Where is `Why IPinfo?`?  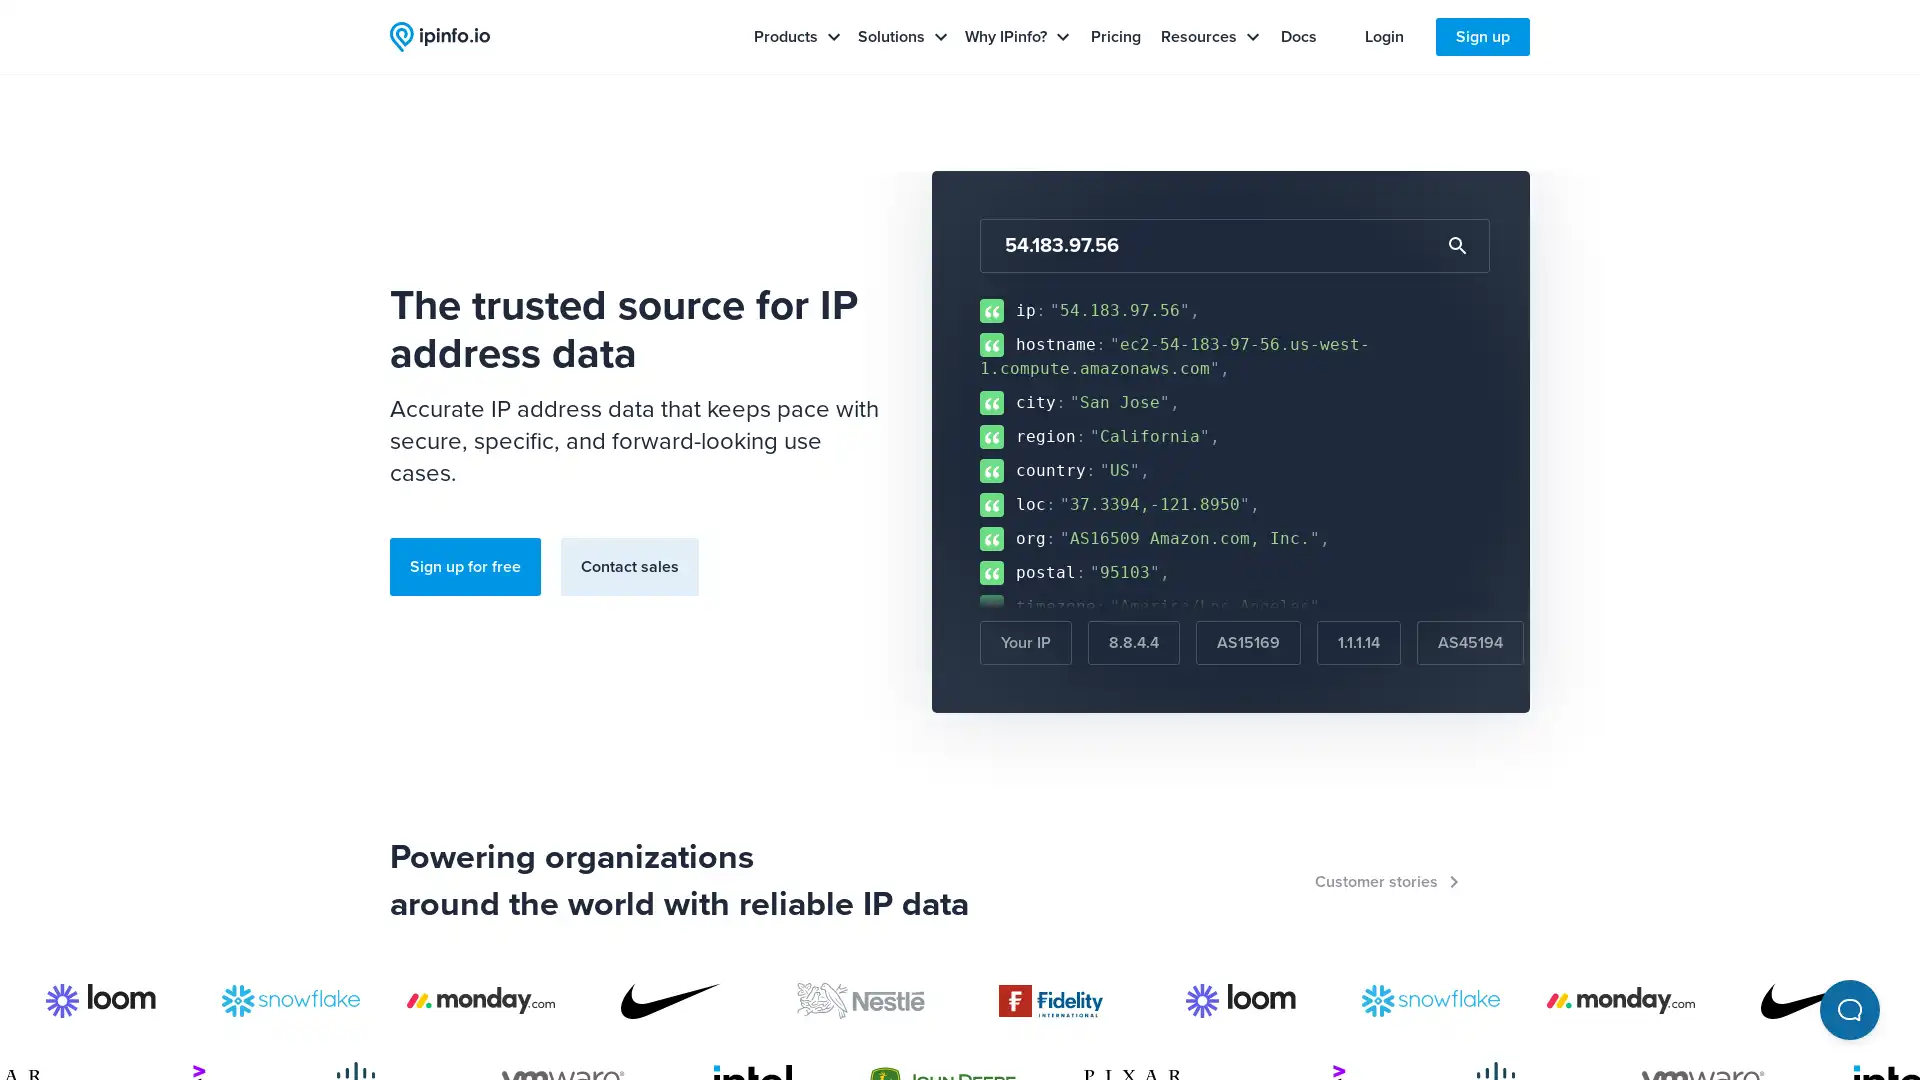
Why IPinfo? is located at coordinates (1017, 37).